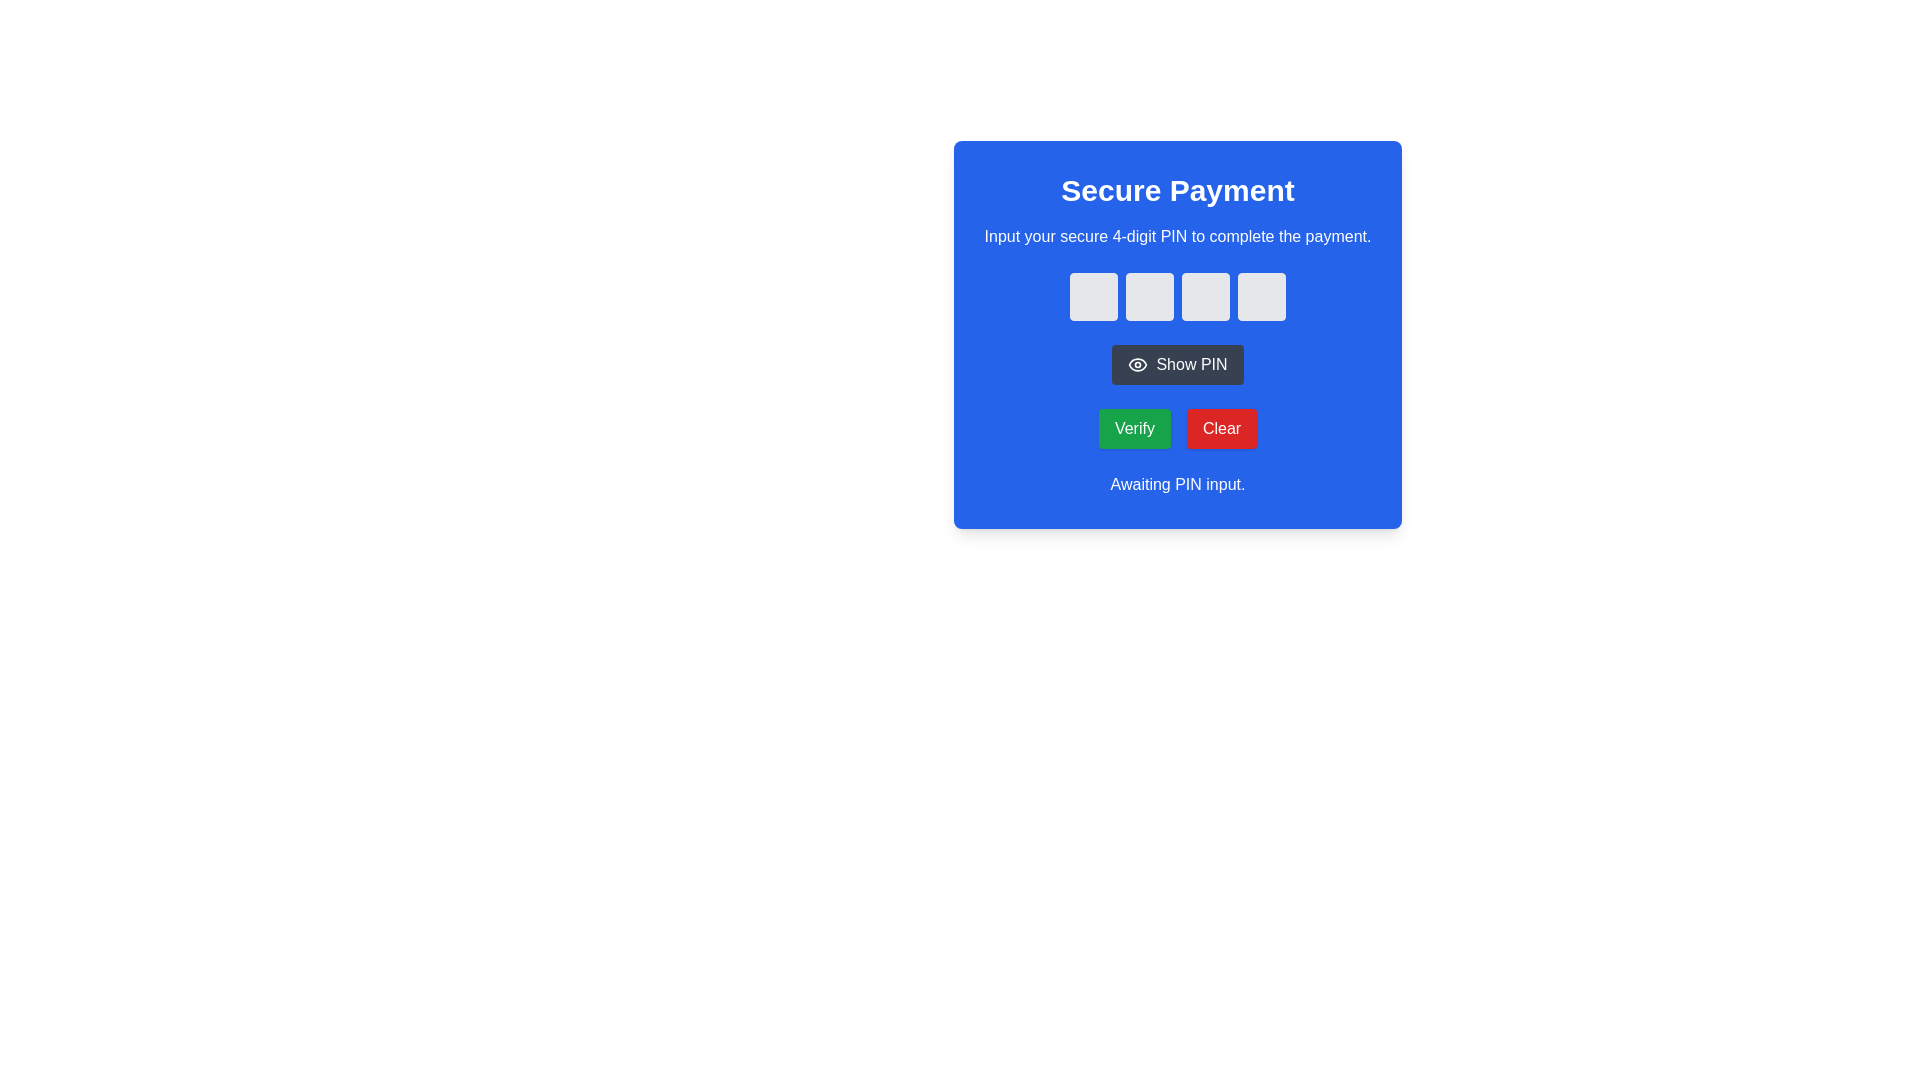 The image size is (1920, 1080). I want to click on the text label that instructs users to 'Input your secure 4-digit PIN to complete the payment.' This label is styled with white text on a blue background and is centrally positioned above the PIN input fields, so click(1177, 235).